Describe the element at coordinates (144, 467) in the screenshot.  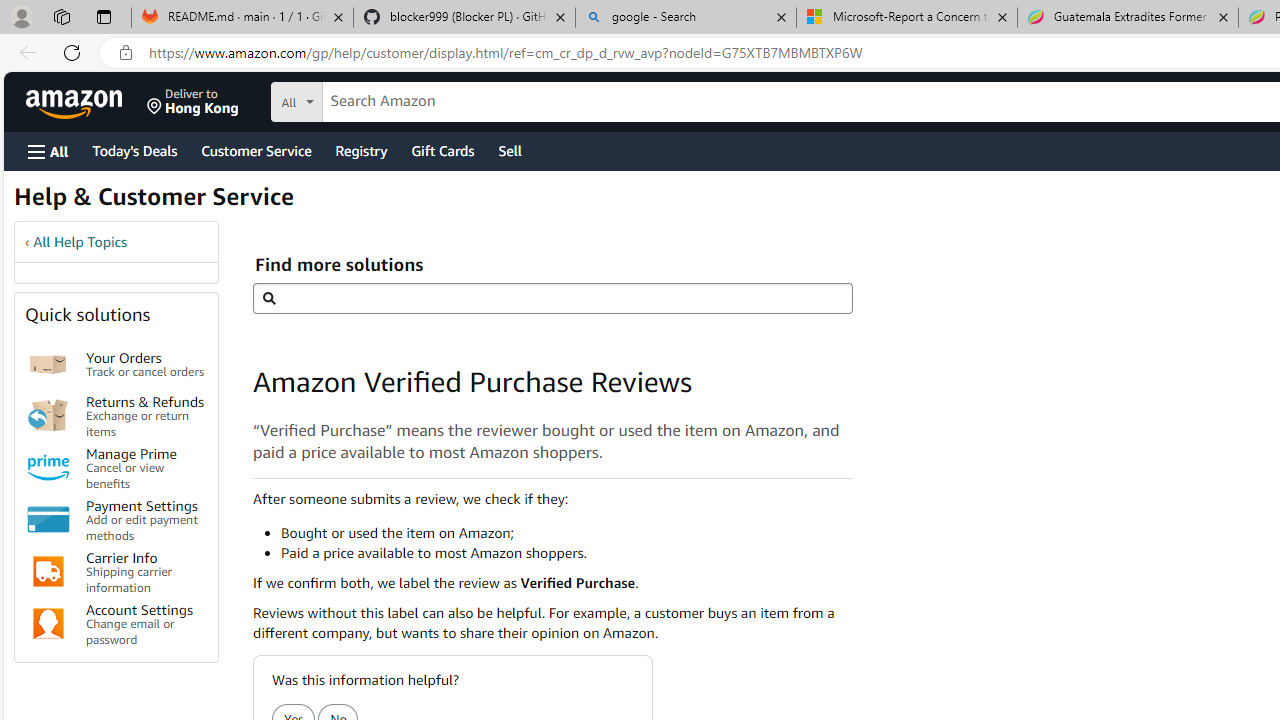
I see `'Manage Prime Cancel or view benefits'` at that location.